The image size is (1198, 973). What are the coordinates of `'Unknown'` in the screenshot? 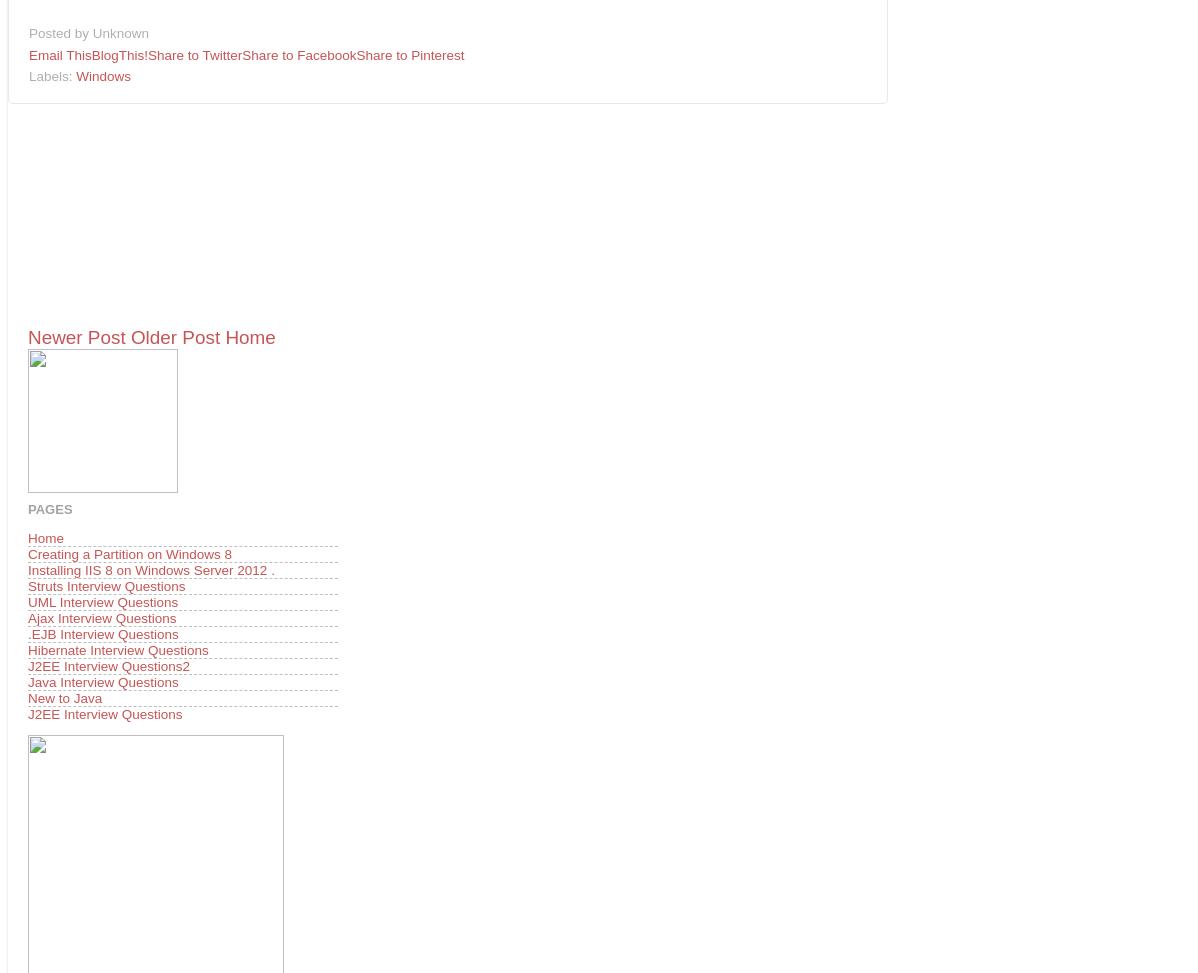 It's located at (119, 33).